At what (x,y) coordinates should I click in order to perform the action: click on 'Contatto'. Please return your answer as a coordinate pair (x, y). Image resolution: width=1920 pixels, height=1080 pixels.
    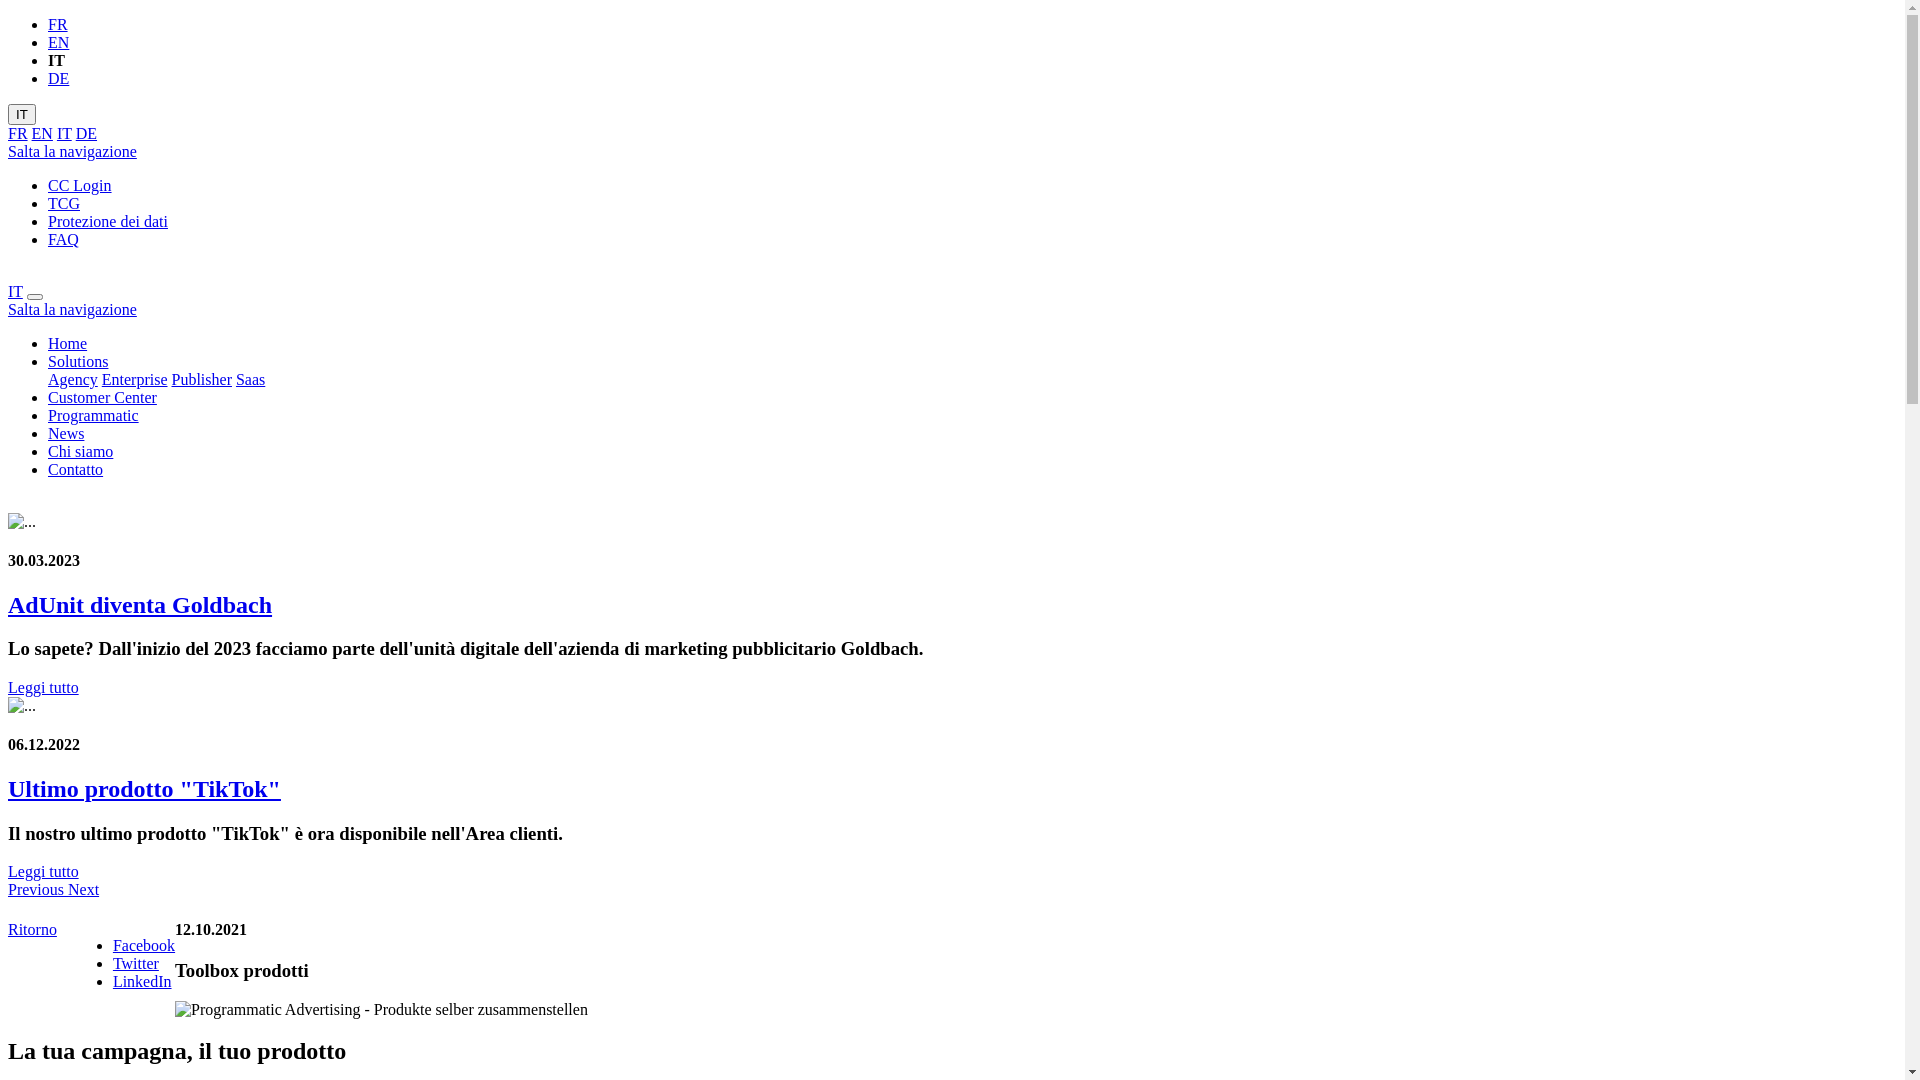
    Looking at the image, I should click on (75, 469).